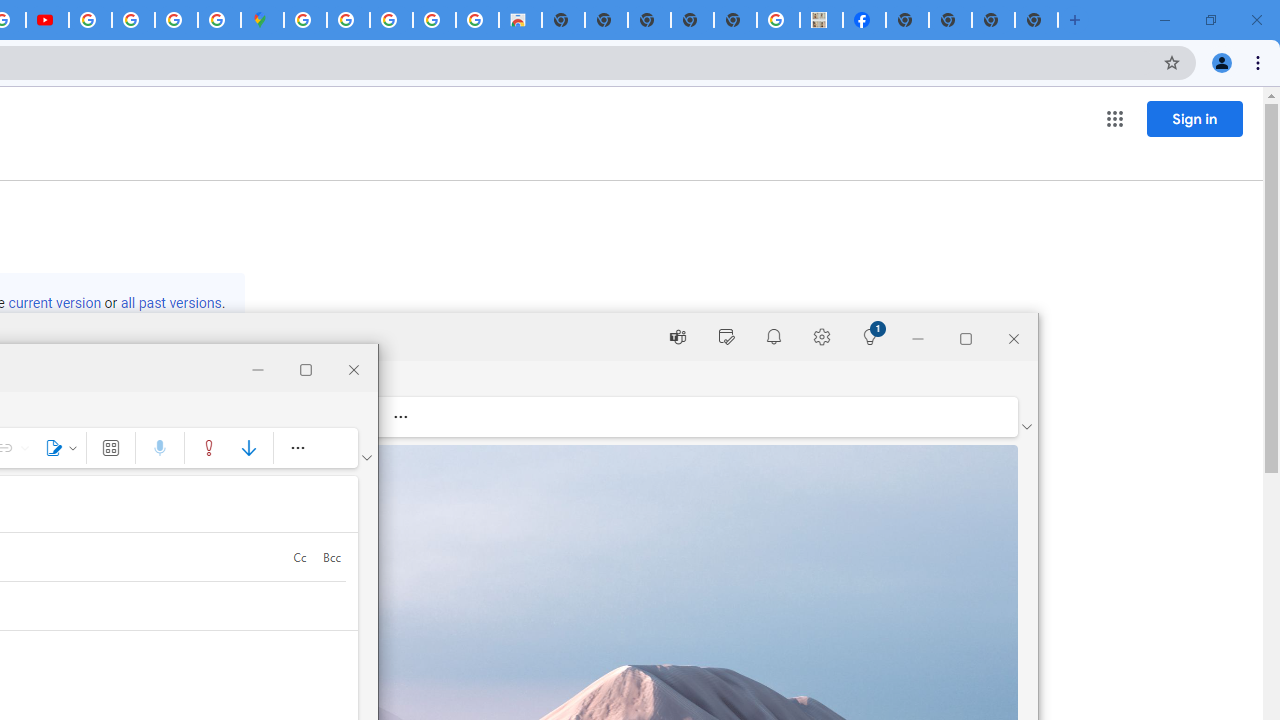 The width and height of the screenshot is (1280, 720). What do you see at coordinates (299, 556) in the screenshot?
I see `'Cc'` at bounding box center [299, 556].